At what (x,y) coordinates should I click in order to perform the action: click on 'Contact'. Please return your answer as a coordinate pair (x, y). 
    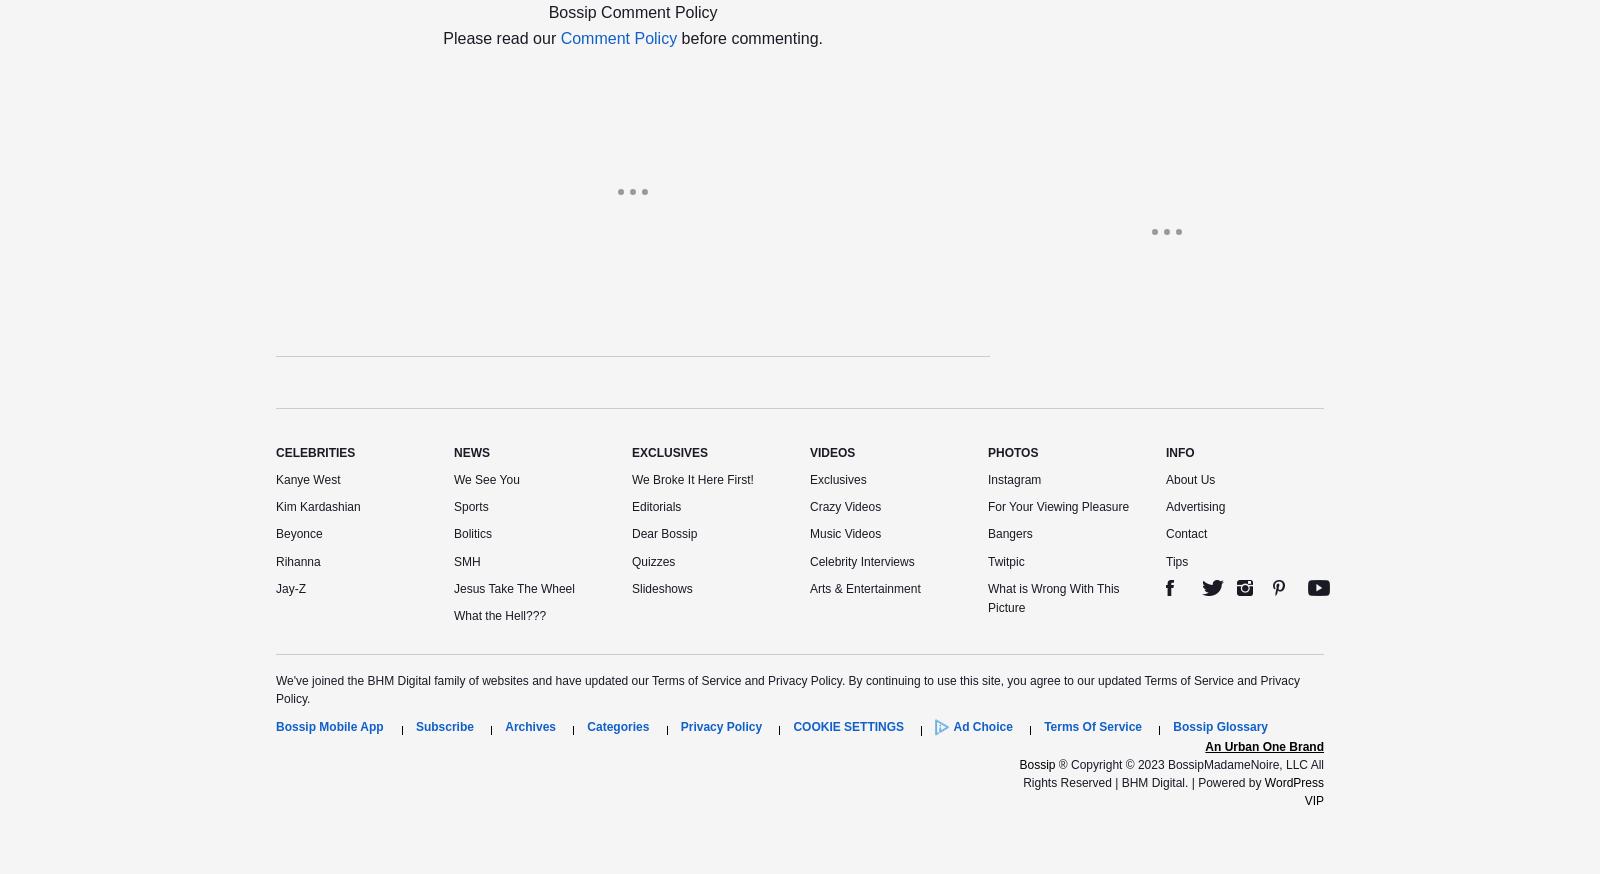
    Looking at the image, I should click on (1186, 534).